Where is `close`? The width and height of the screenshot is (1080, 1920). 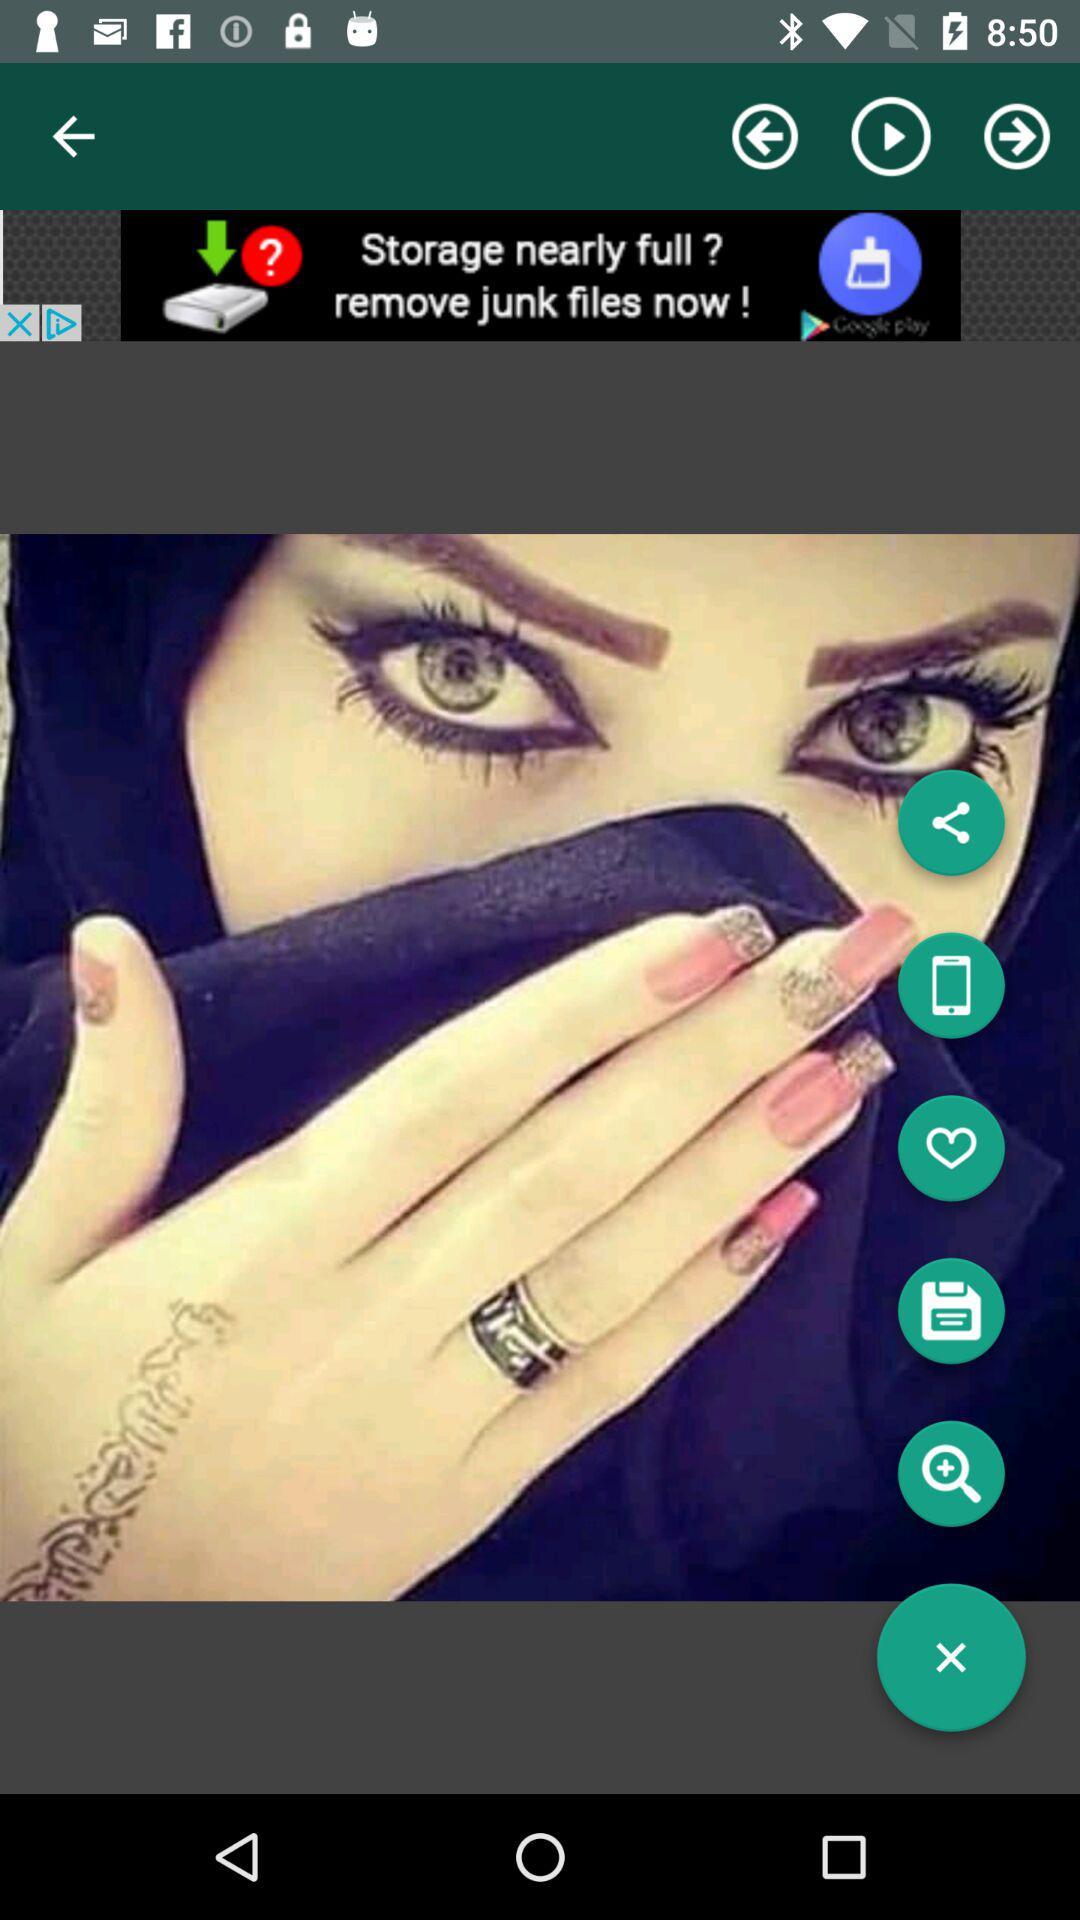
close is located at coordinates (950, 1665).